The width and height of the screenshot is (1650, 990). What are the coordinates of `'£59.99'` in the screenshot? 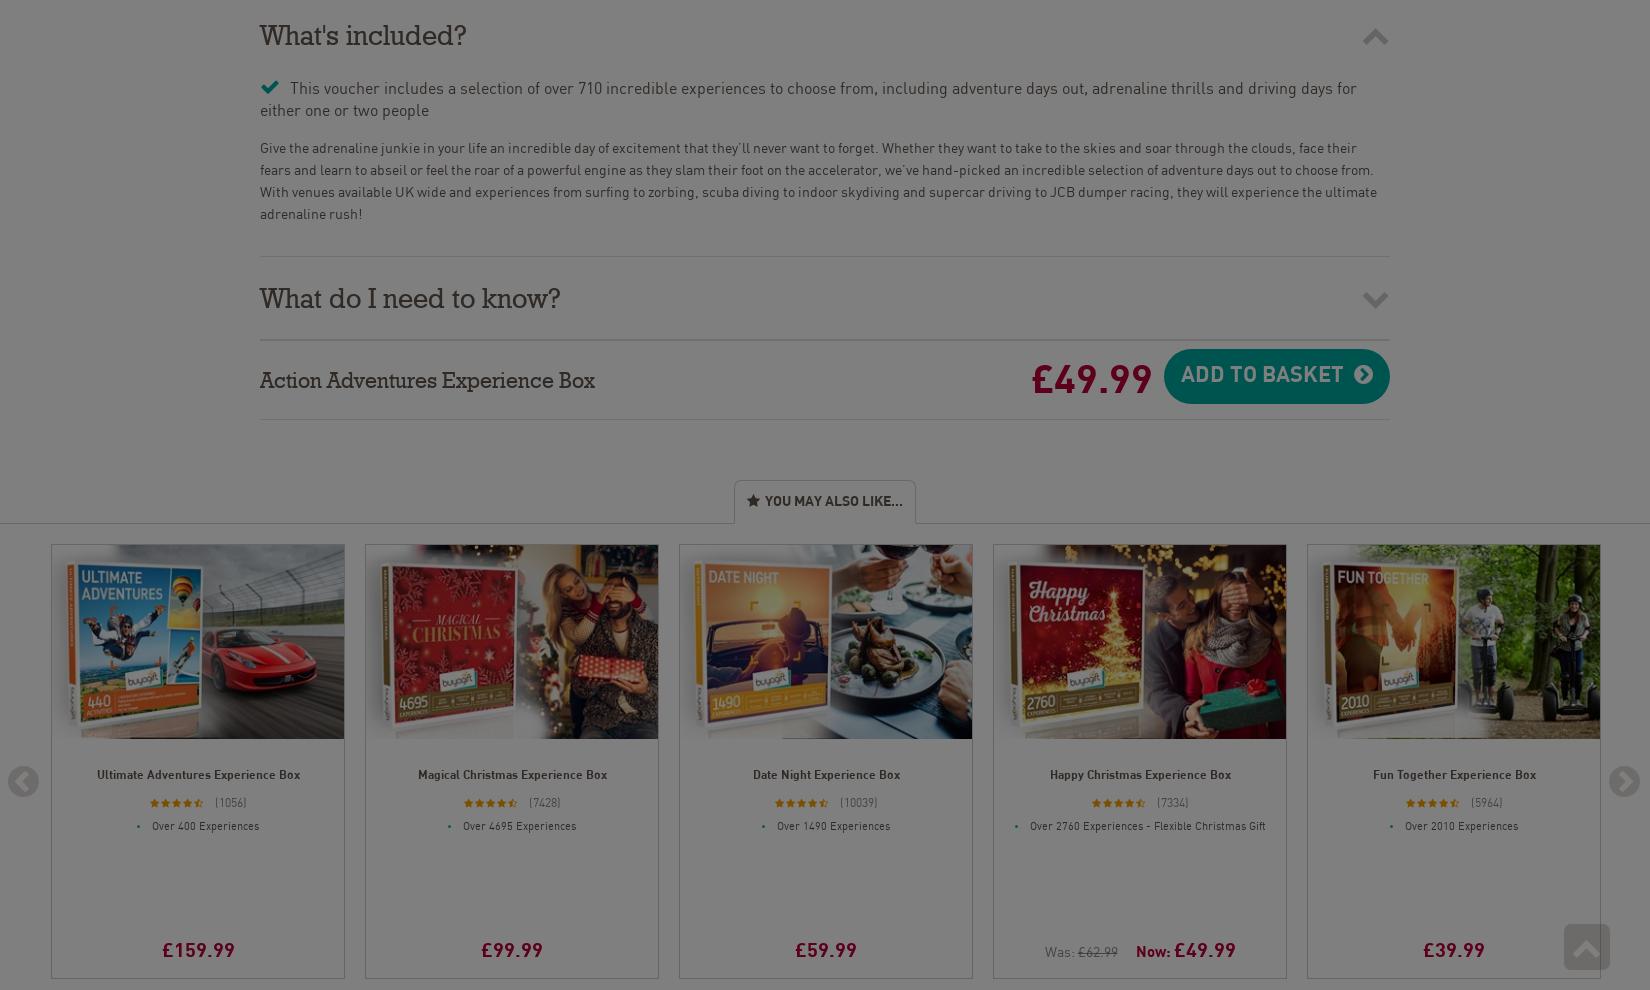 It's located at (825, 947).